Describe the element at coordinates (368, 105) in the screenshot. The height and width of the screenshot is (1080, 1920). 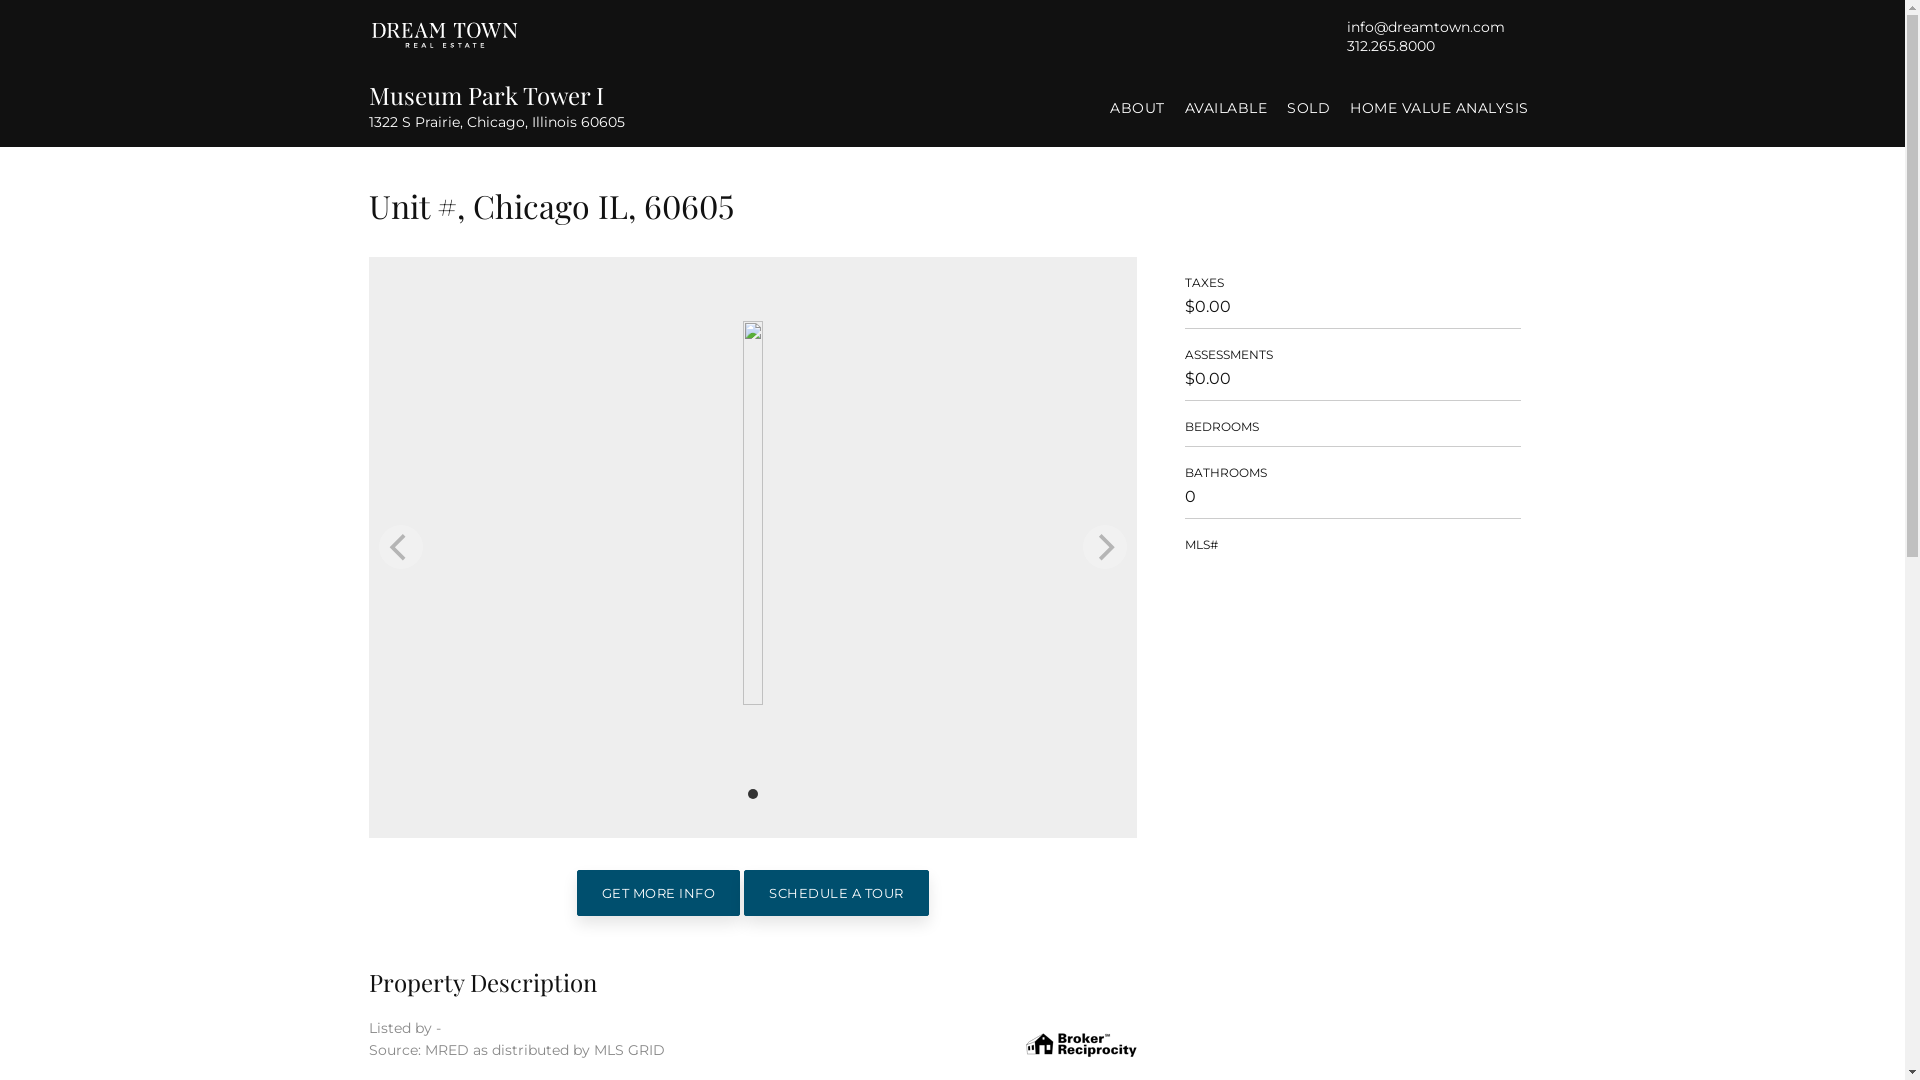
I see `'Museum Park Tower I` at that location.